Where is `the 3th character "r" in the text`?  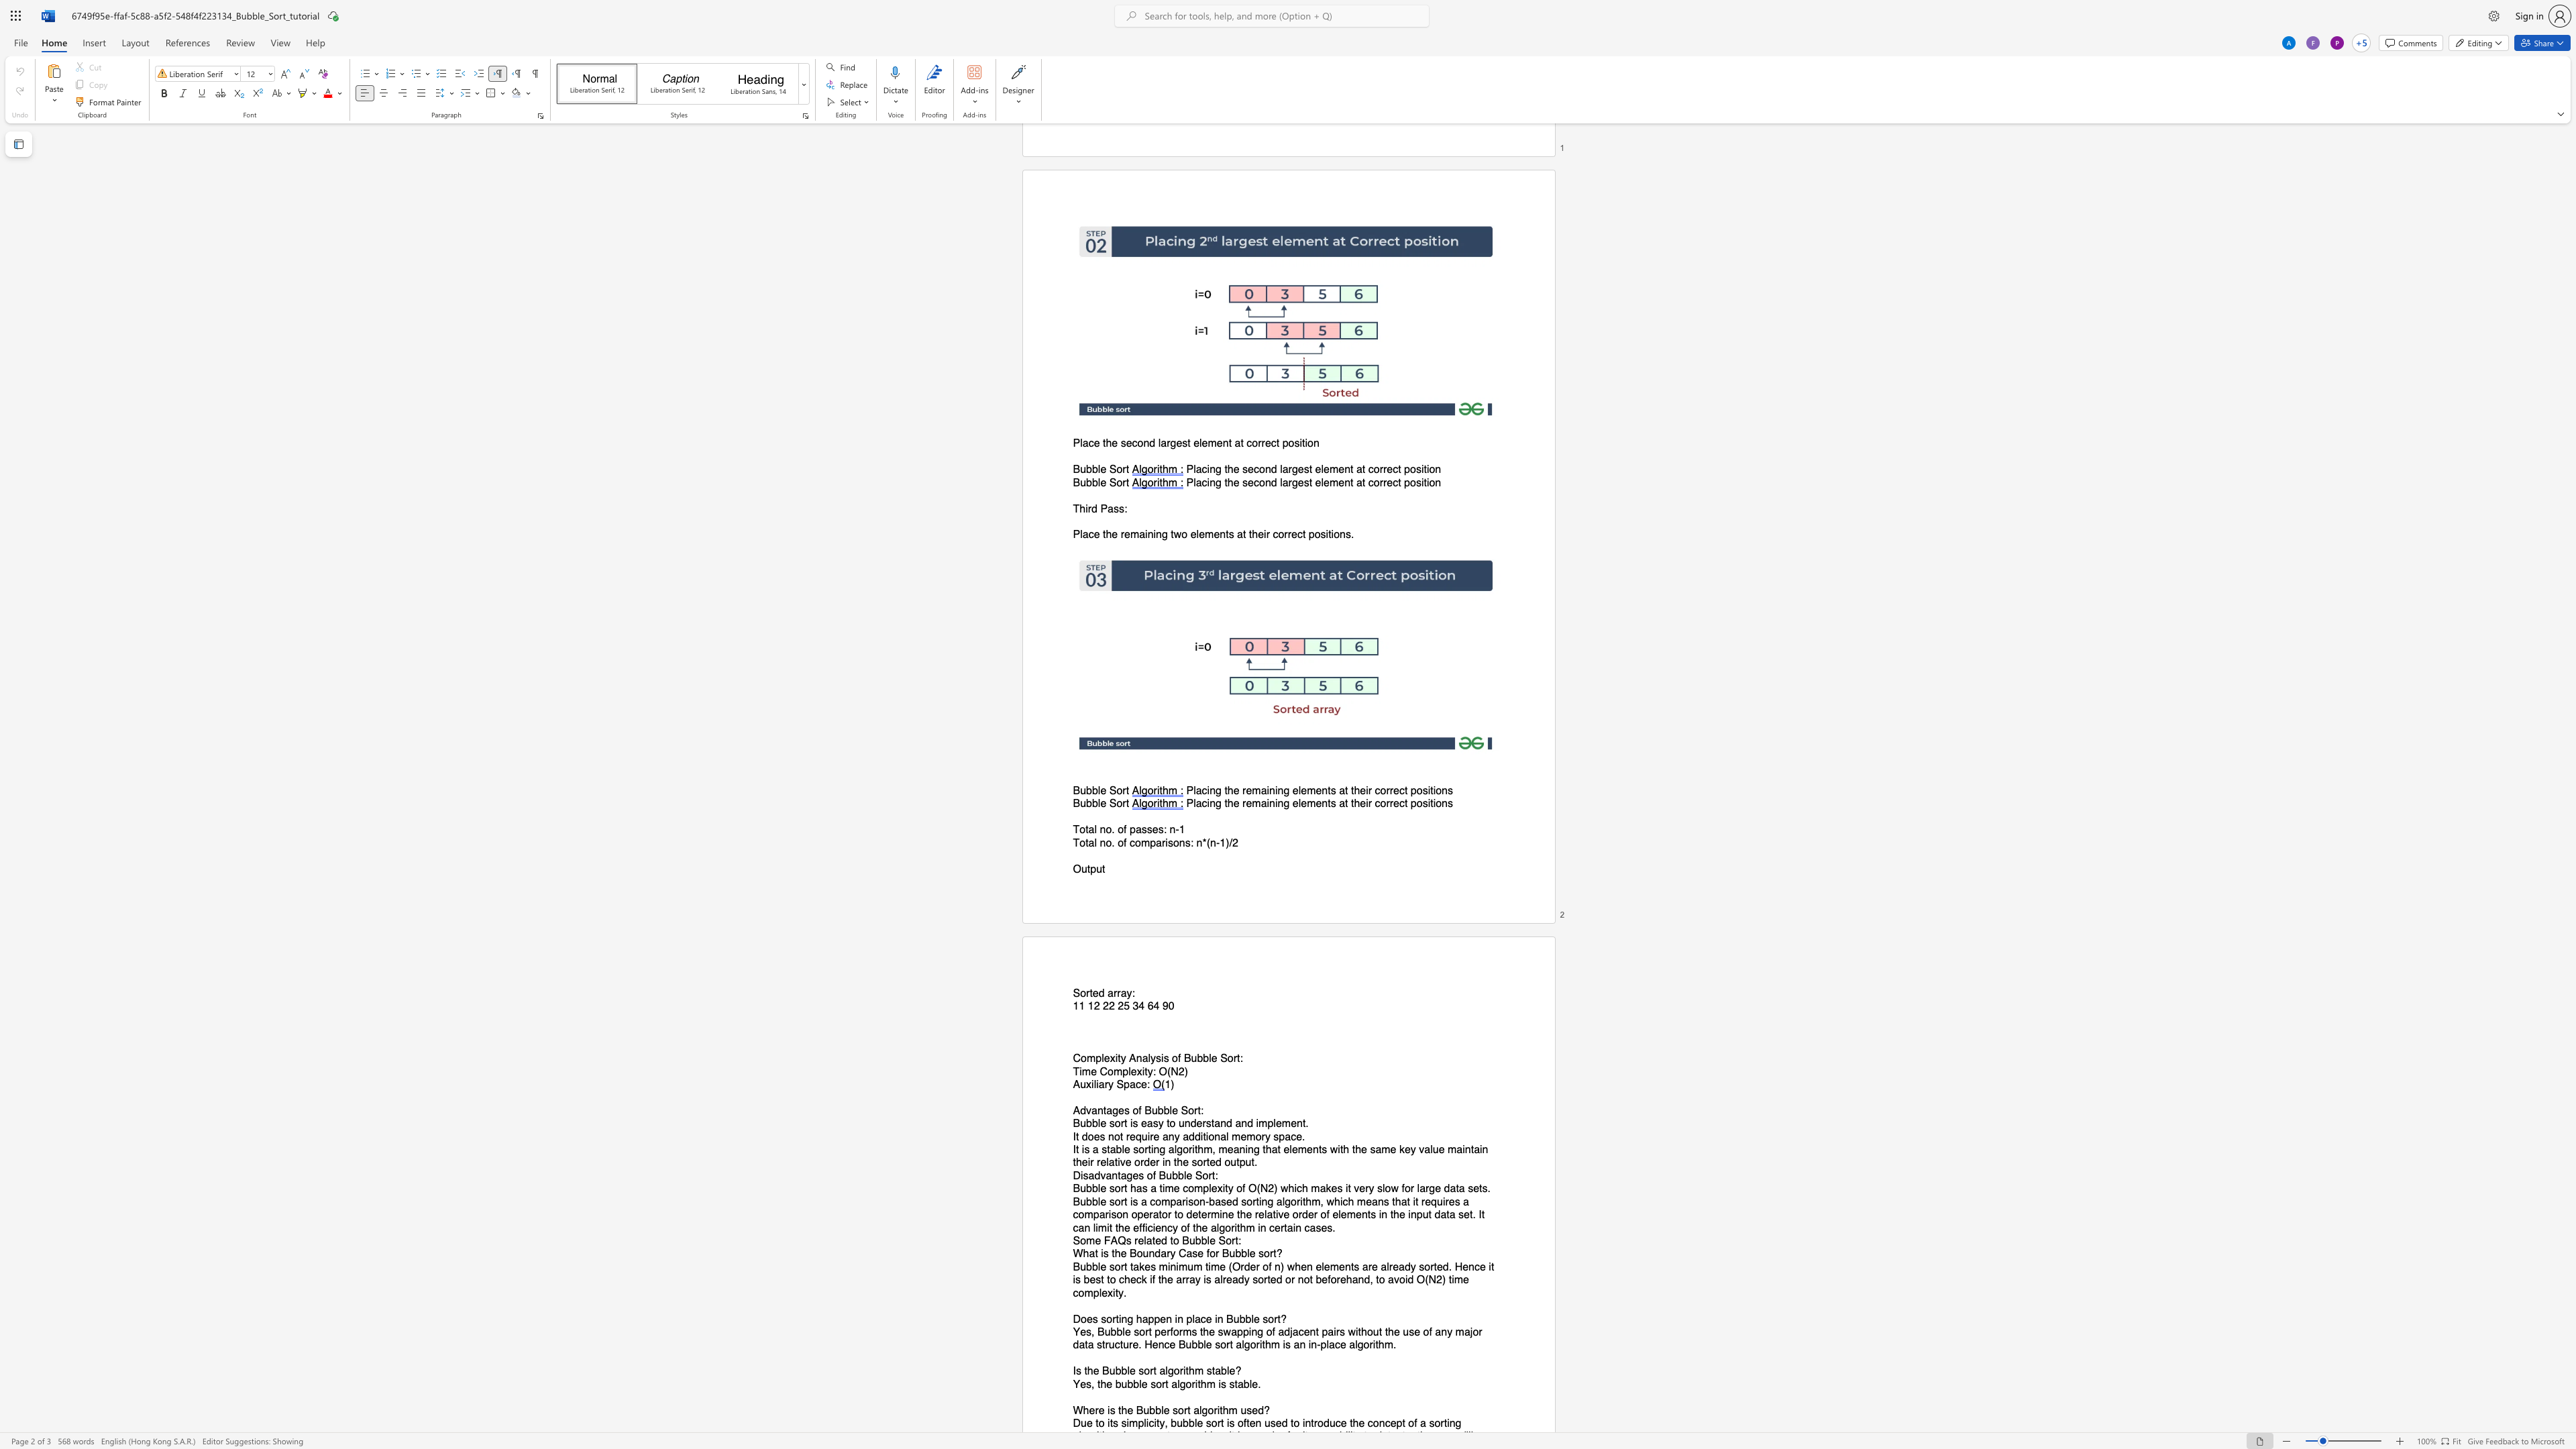
the 3th character "r" in the text is located at coordinates (1119, 993).